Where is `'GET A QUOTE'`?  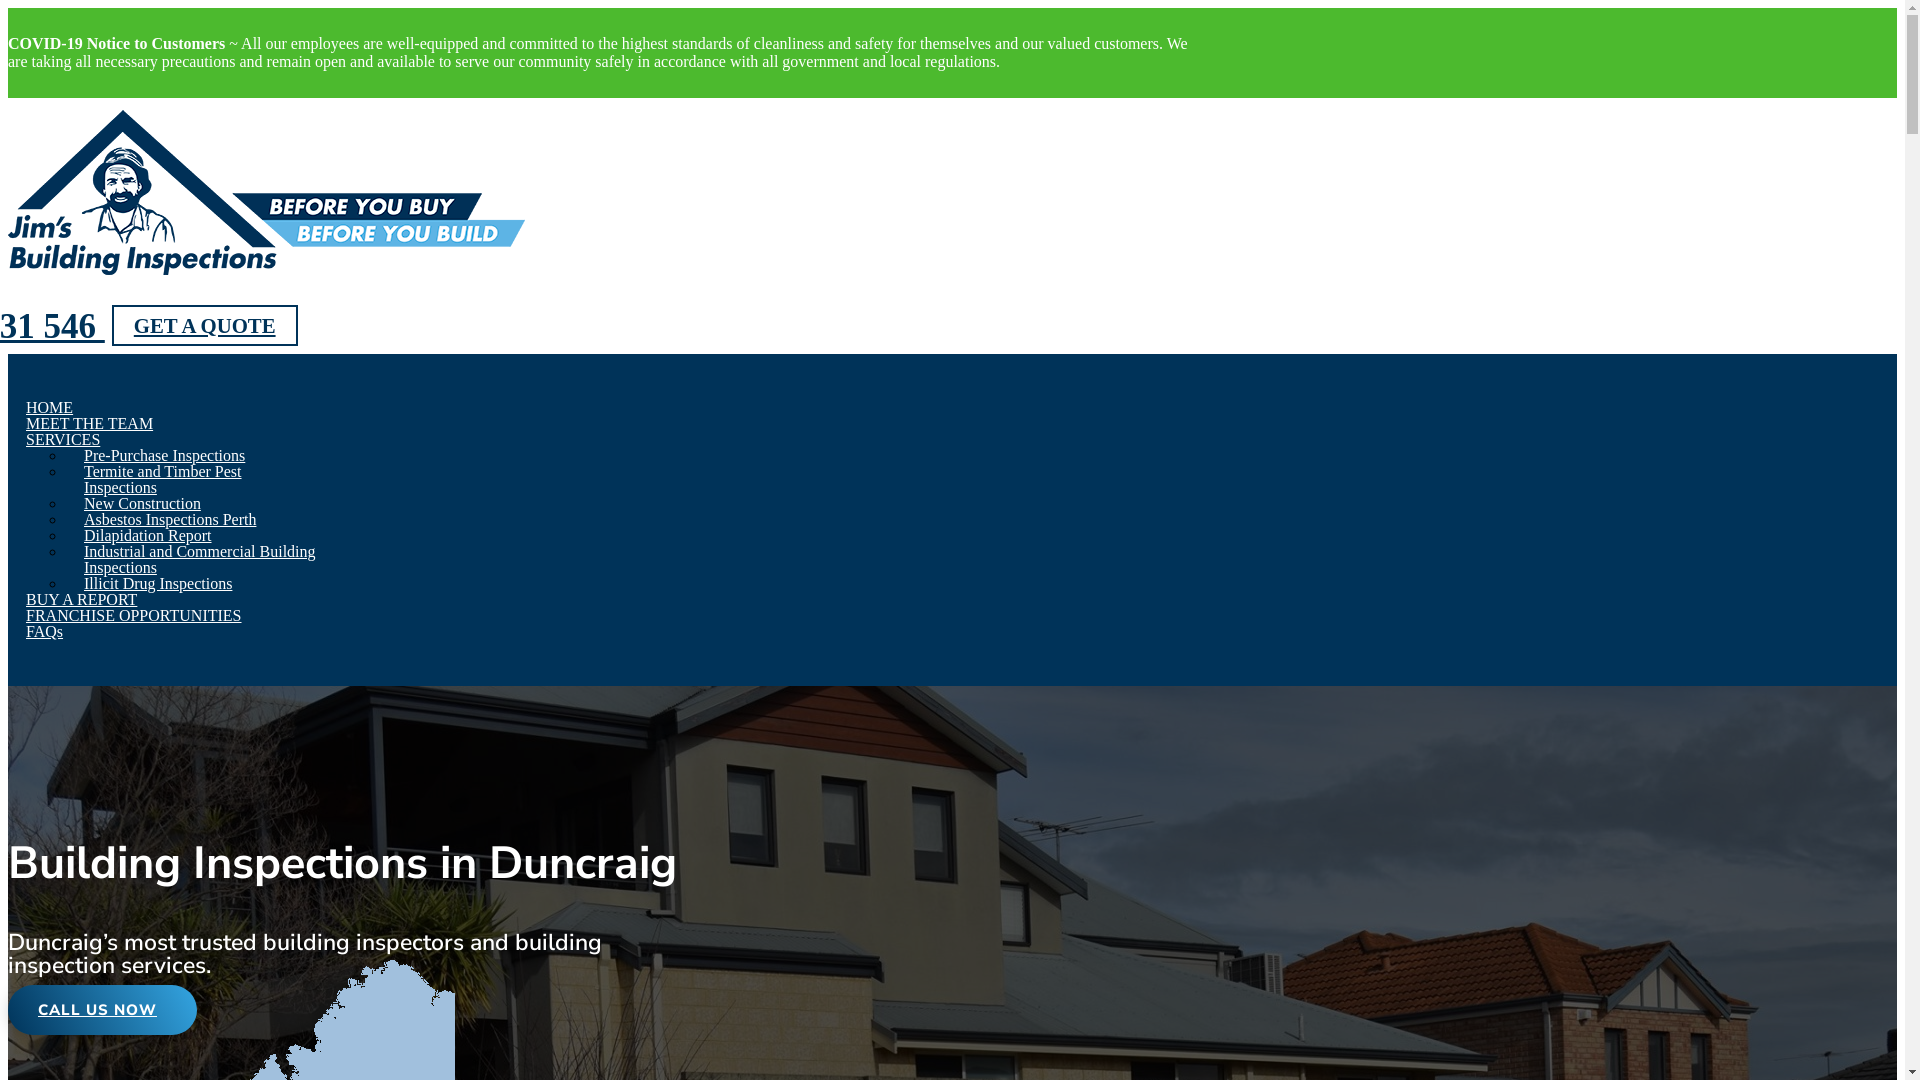 'GET A QUOTE' is located at coordinates (205, 324).